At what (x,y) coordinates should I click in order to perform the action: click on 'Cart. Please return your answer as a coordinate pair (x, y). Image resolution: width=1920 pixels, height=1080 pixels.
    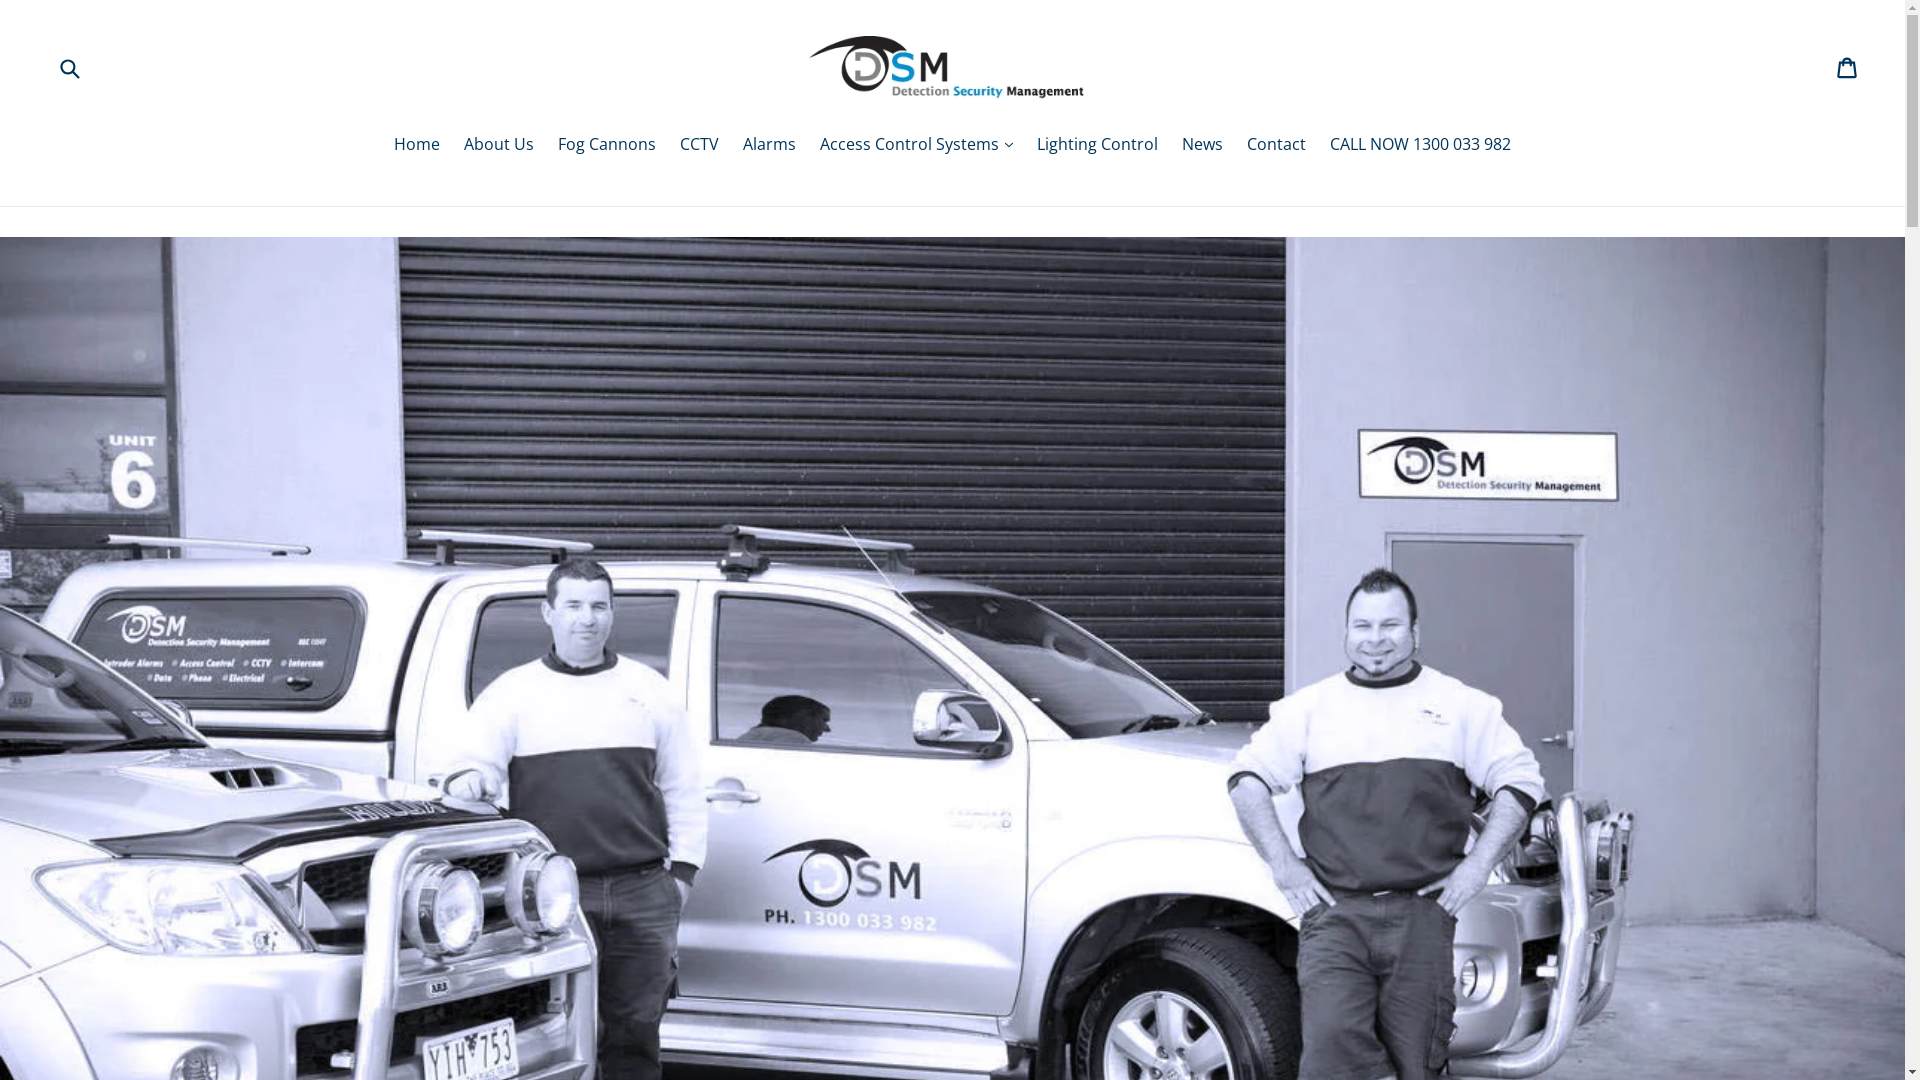
    Looking at the image, I should click on (1847, 67).